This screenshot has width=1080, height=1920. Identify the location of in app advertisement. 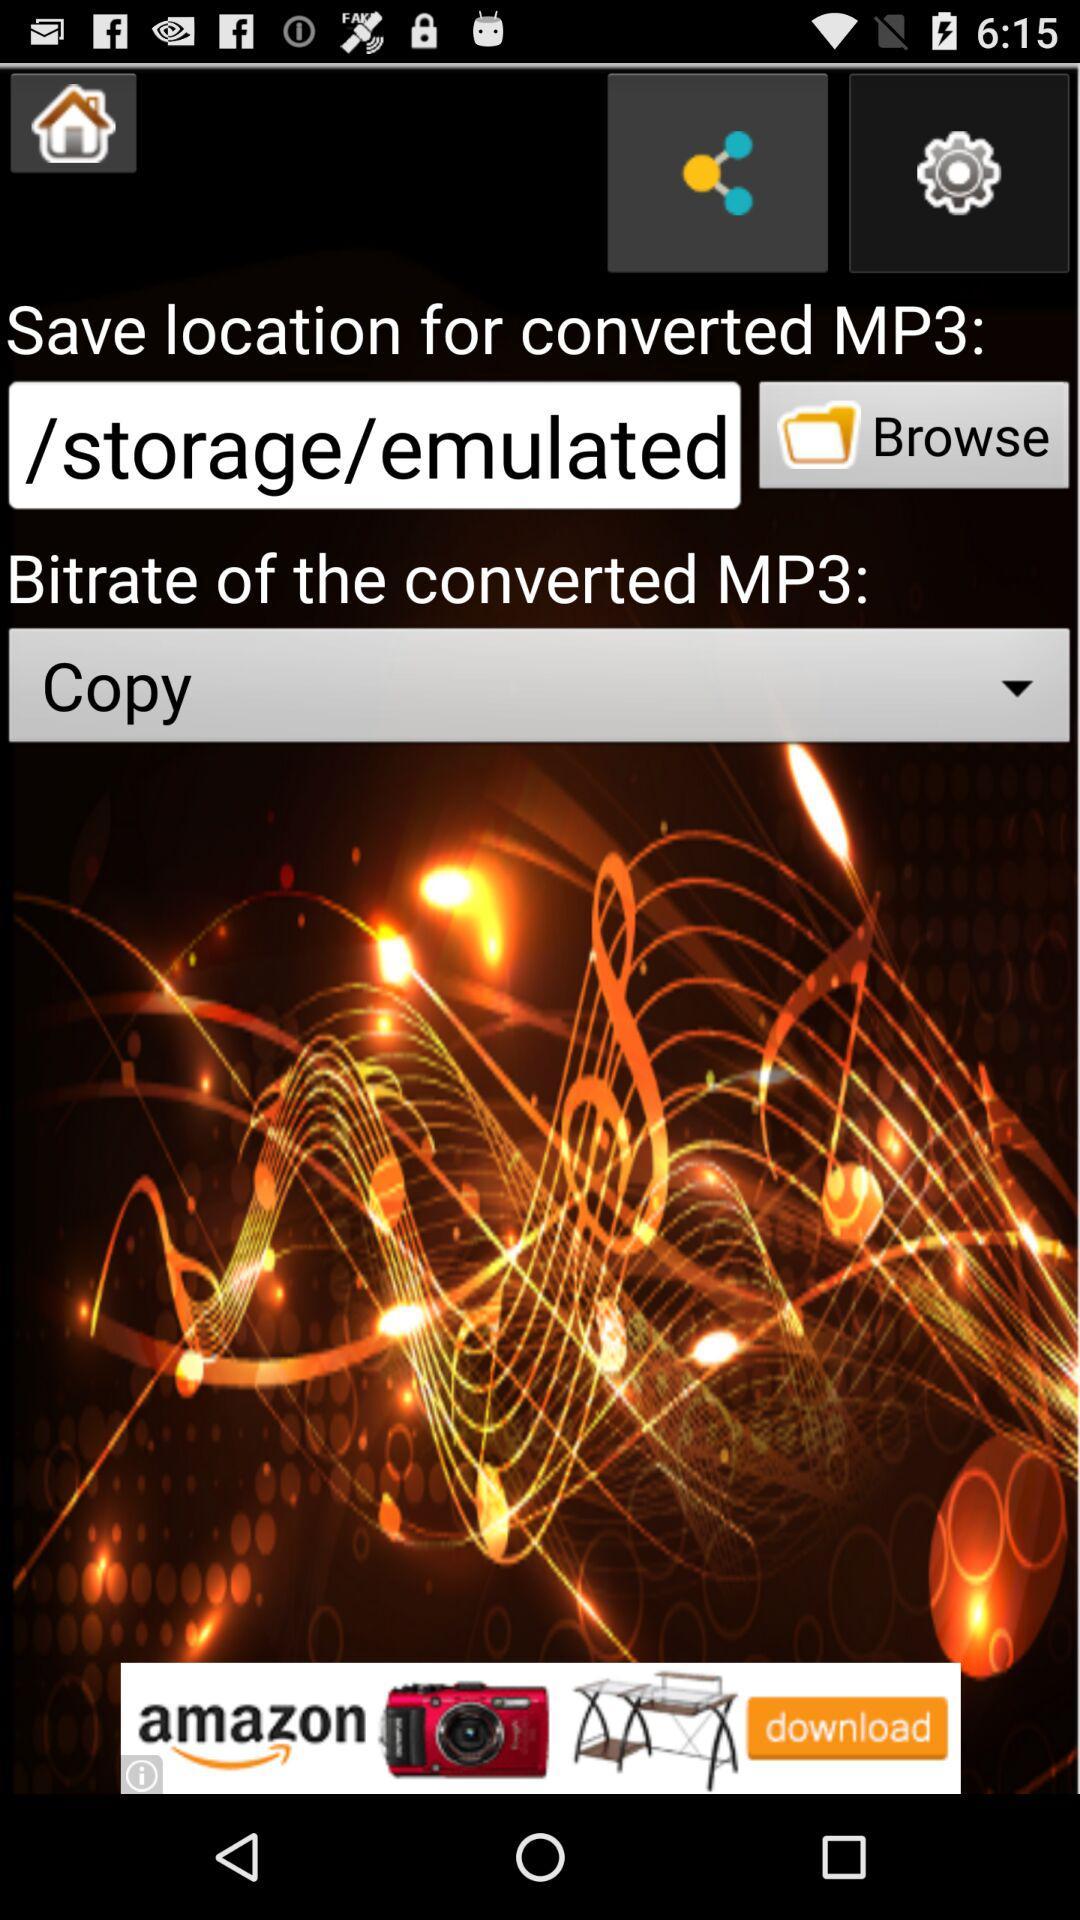
(540, 1727).